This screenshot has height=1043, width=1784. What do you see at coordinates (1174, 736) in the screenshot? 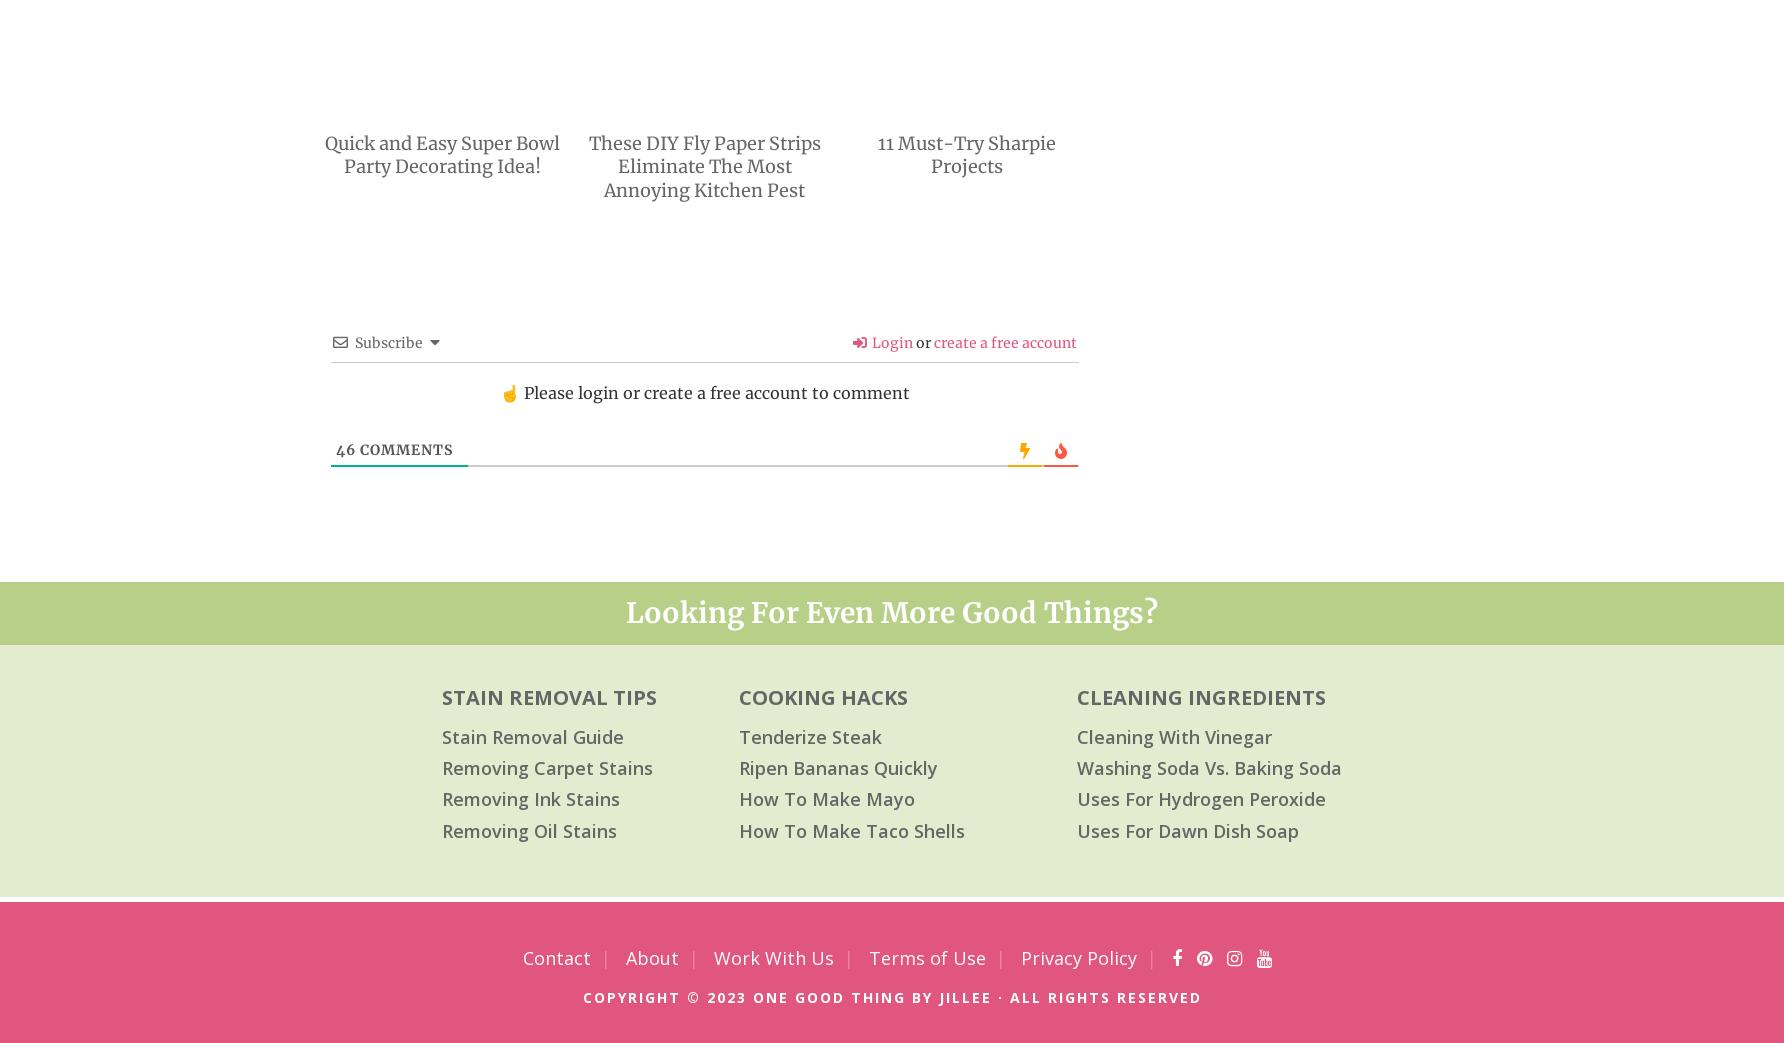
I see `'Cleaning With Vinegar'` at bounding box center [1174, 736].